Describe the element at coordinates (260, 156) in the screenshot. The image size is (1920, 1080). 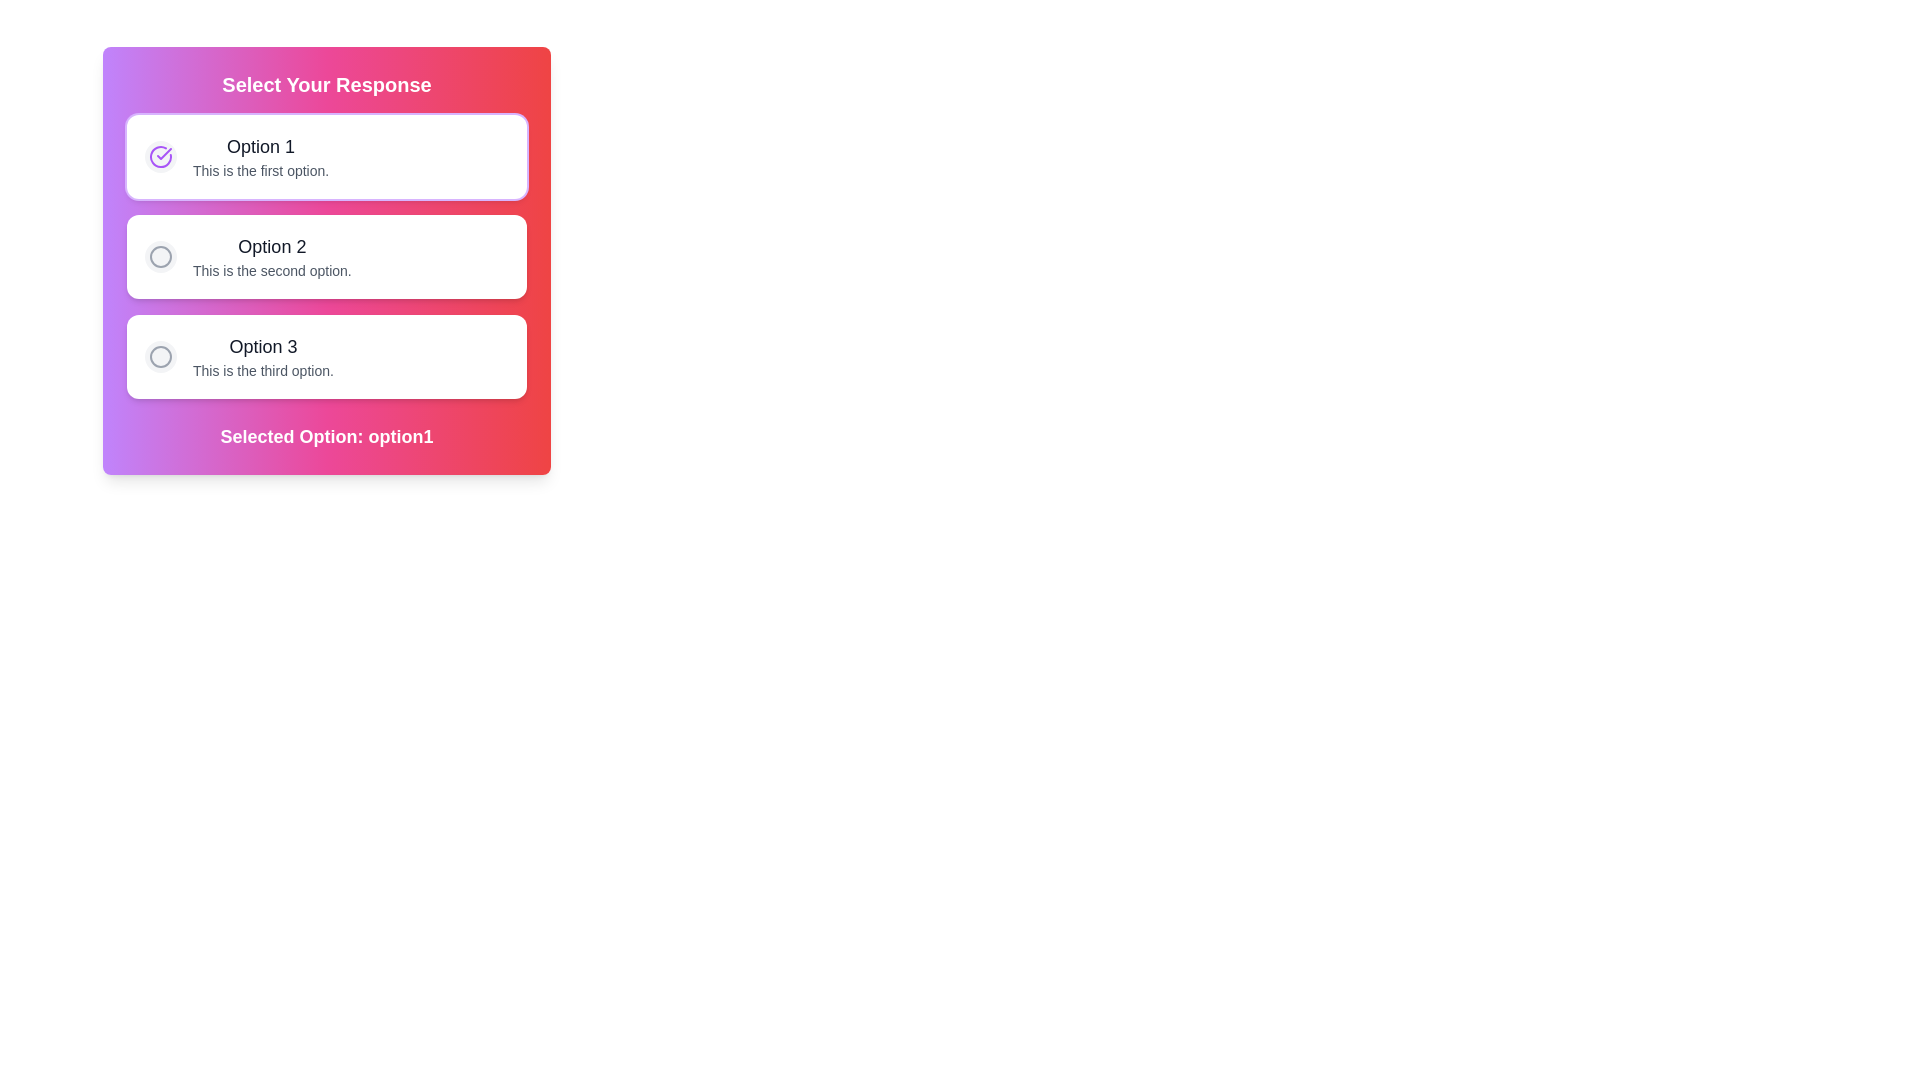
I see `the first option text description block that displays 'Option 1' in bold followed by 'This is the first option.'` at that location.